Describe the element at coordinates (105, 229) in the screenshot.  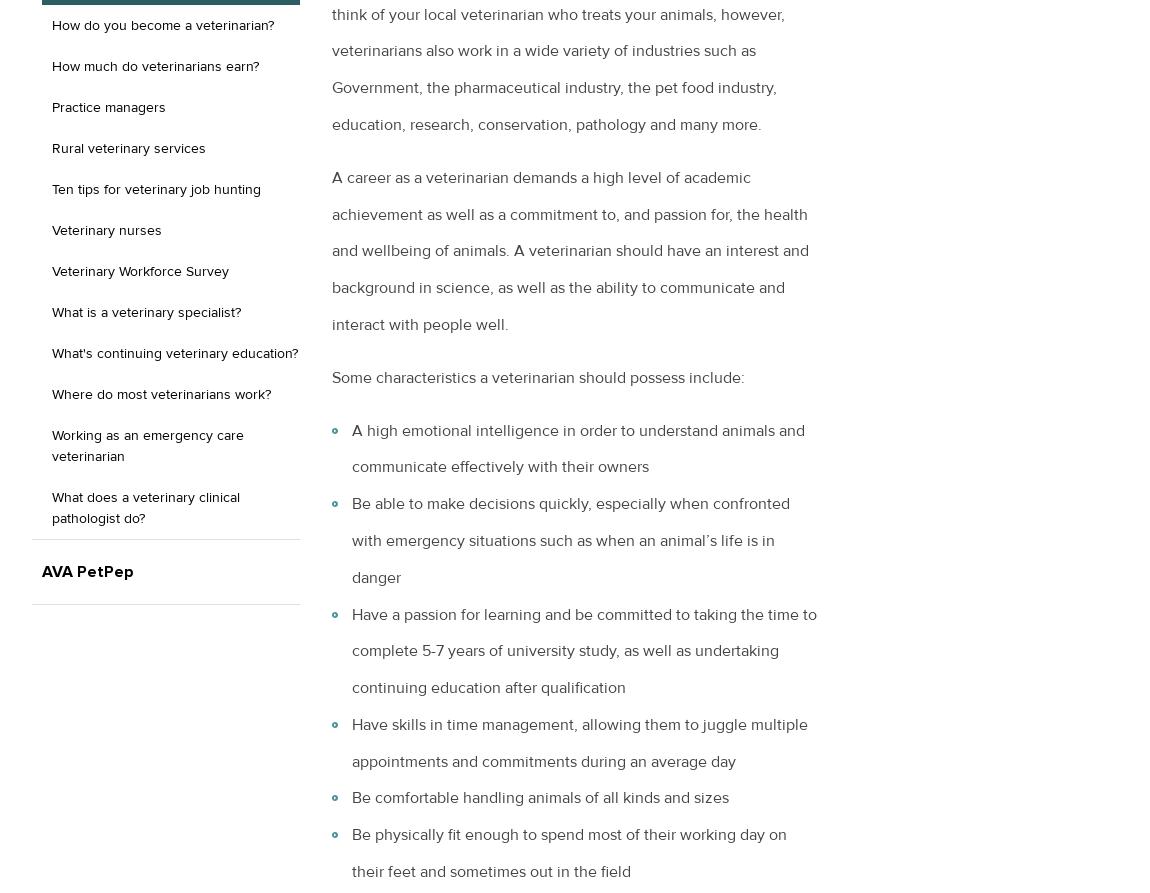
I see `'Veterinary nurses'` at that location.